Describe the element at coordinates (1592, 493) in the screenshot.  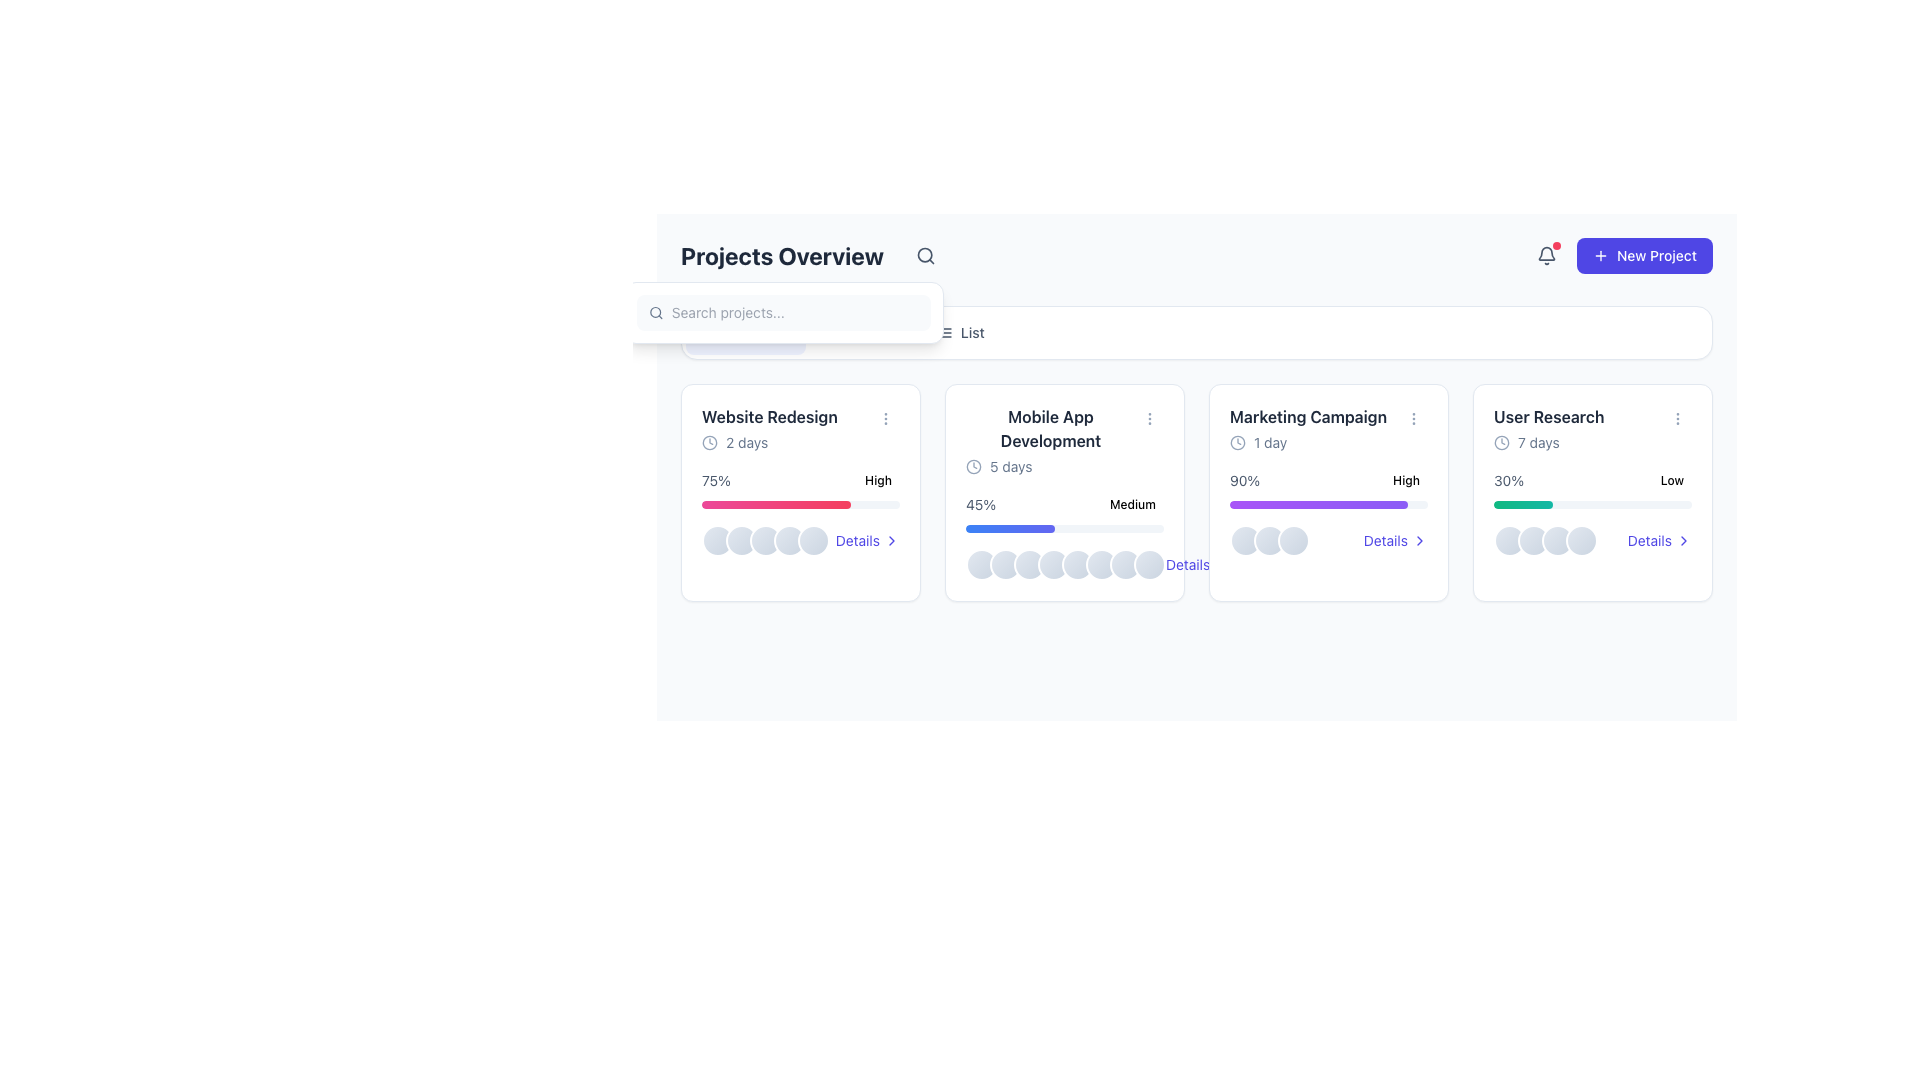
I see `the 'User Research' card, which is the fourth card in a grid layout` at that location.